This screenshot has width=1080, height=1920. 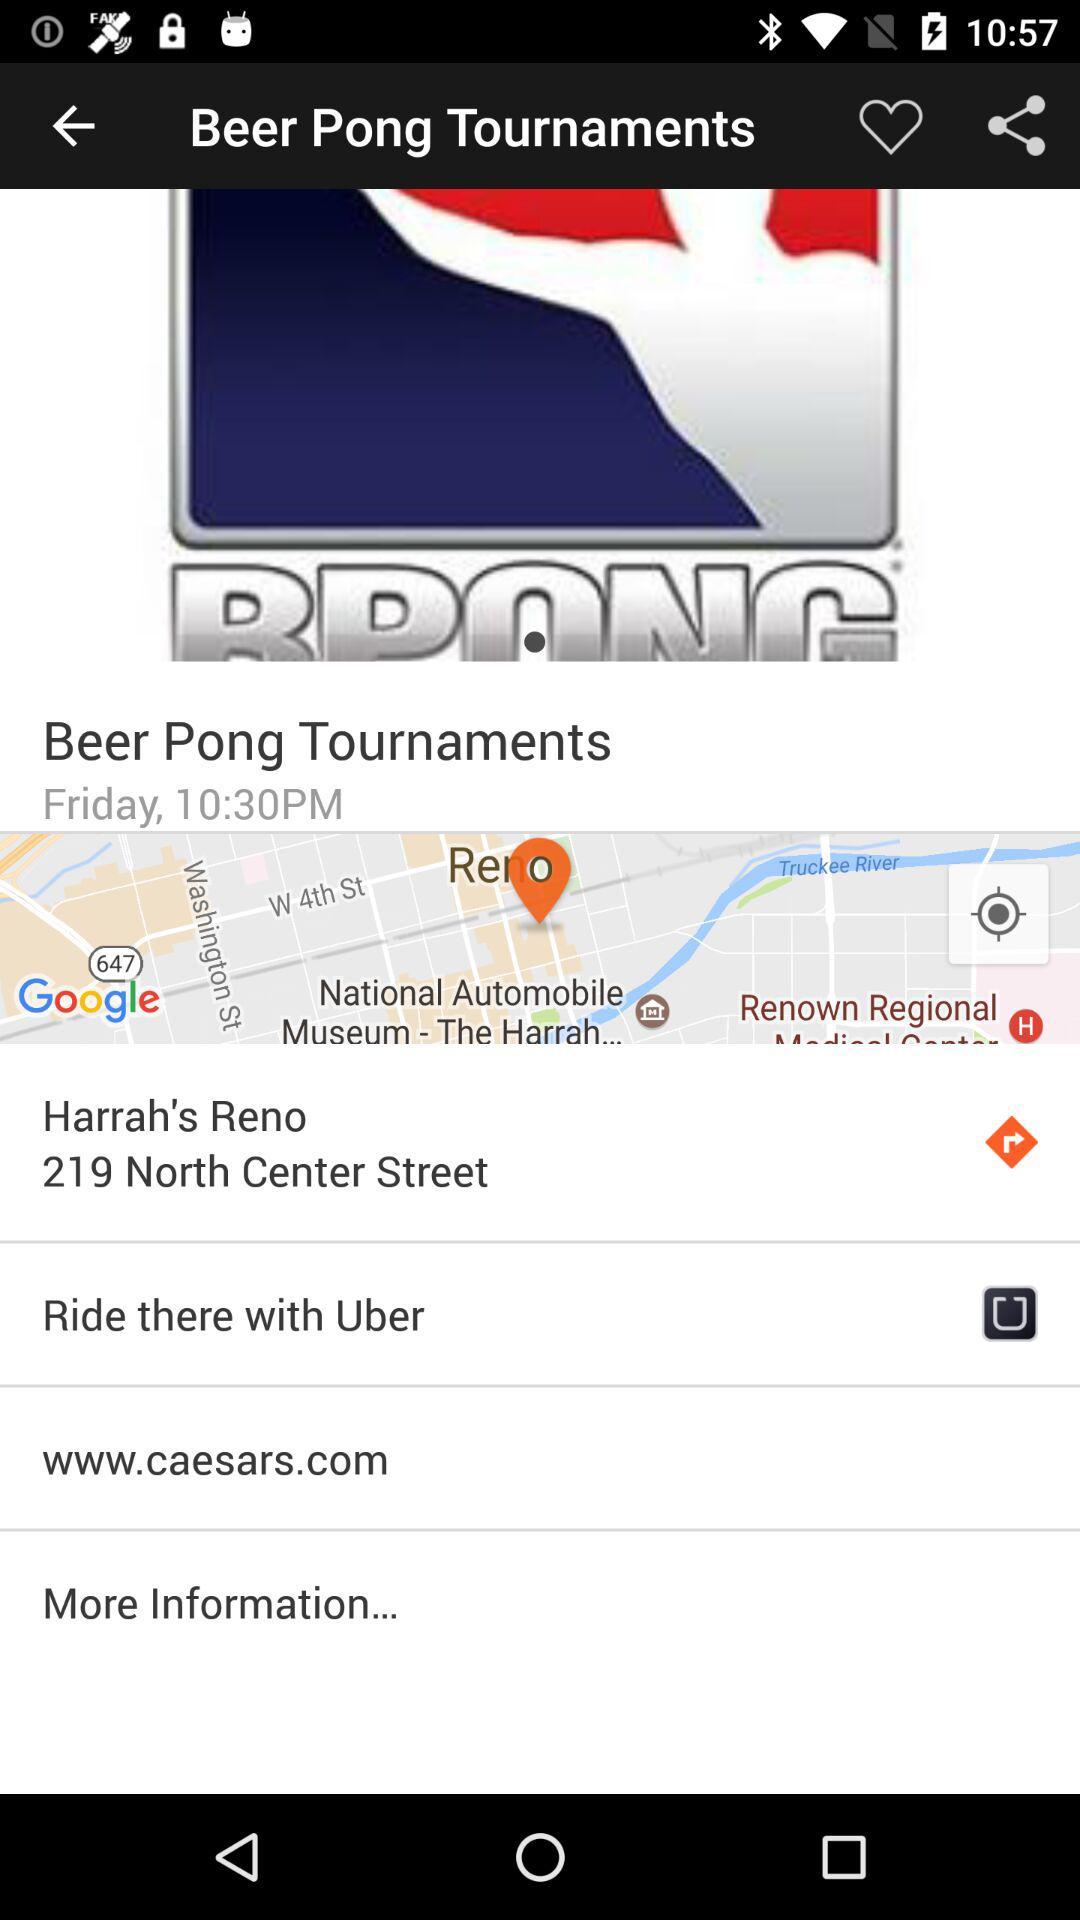 What do you see at coordinates (540, 424) in the screenshot?
I see `item above beer pong tournaments` at bounding box center [540, 424].